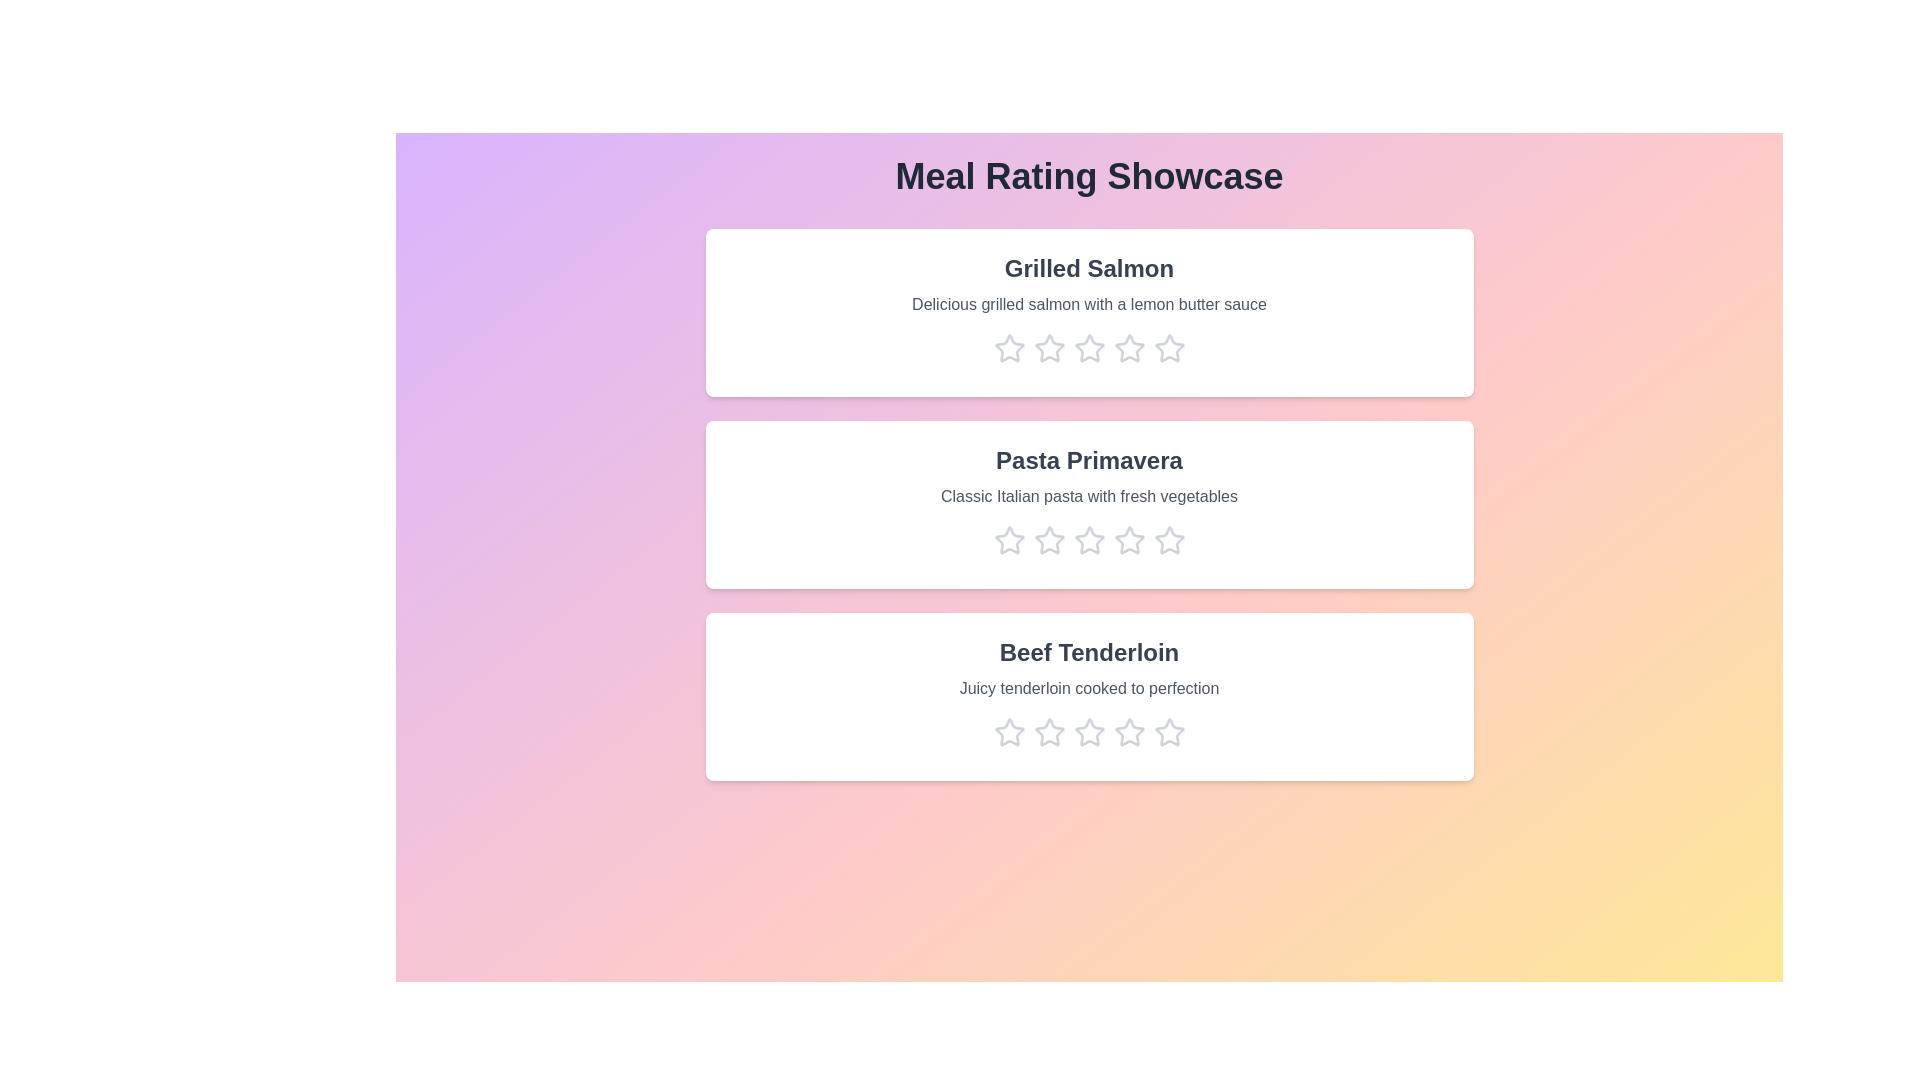  What do you see at coordinates (1088, 312) in the screenshot?
I see `the meal card for Grilled Salmon` at bounding box center [1088, 312].